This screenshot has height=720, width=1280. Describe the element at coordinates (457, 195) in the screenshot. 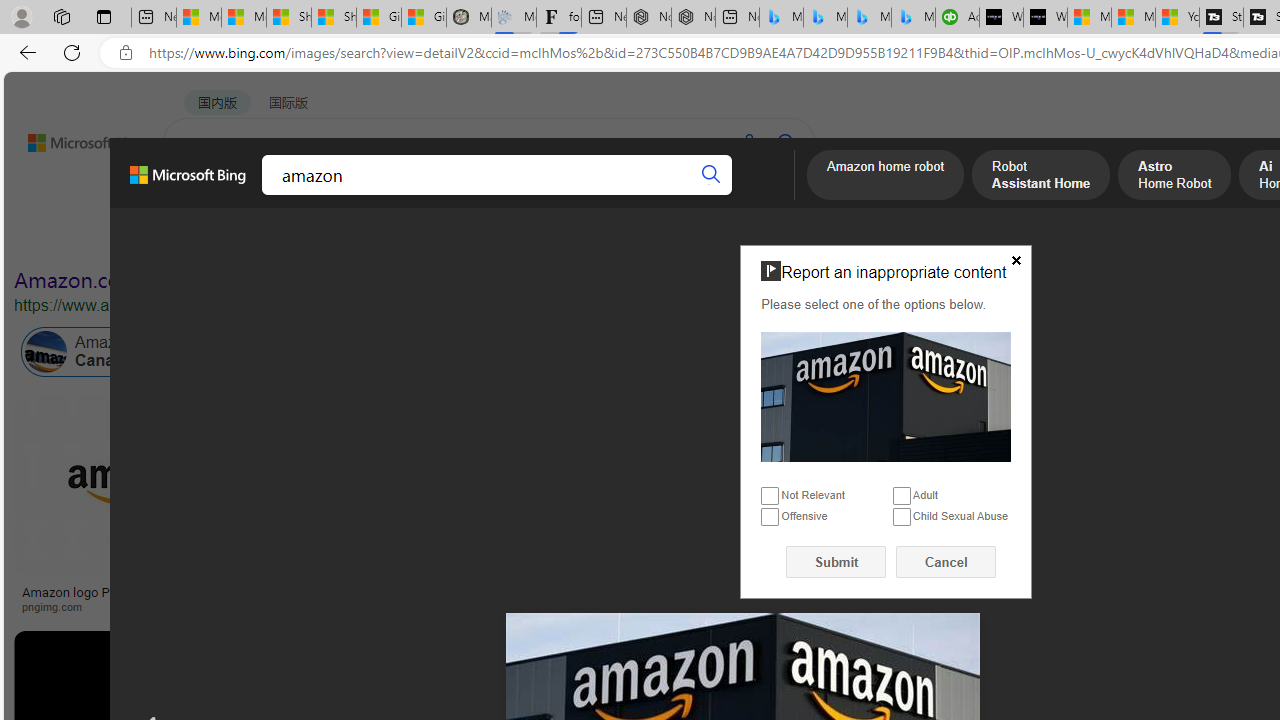

I see `'VIDEOS'` at that location.